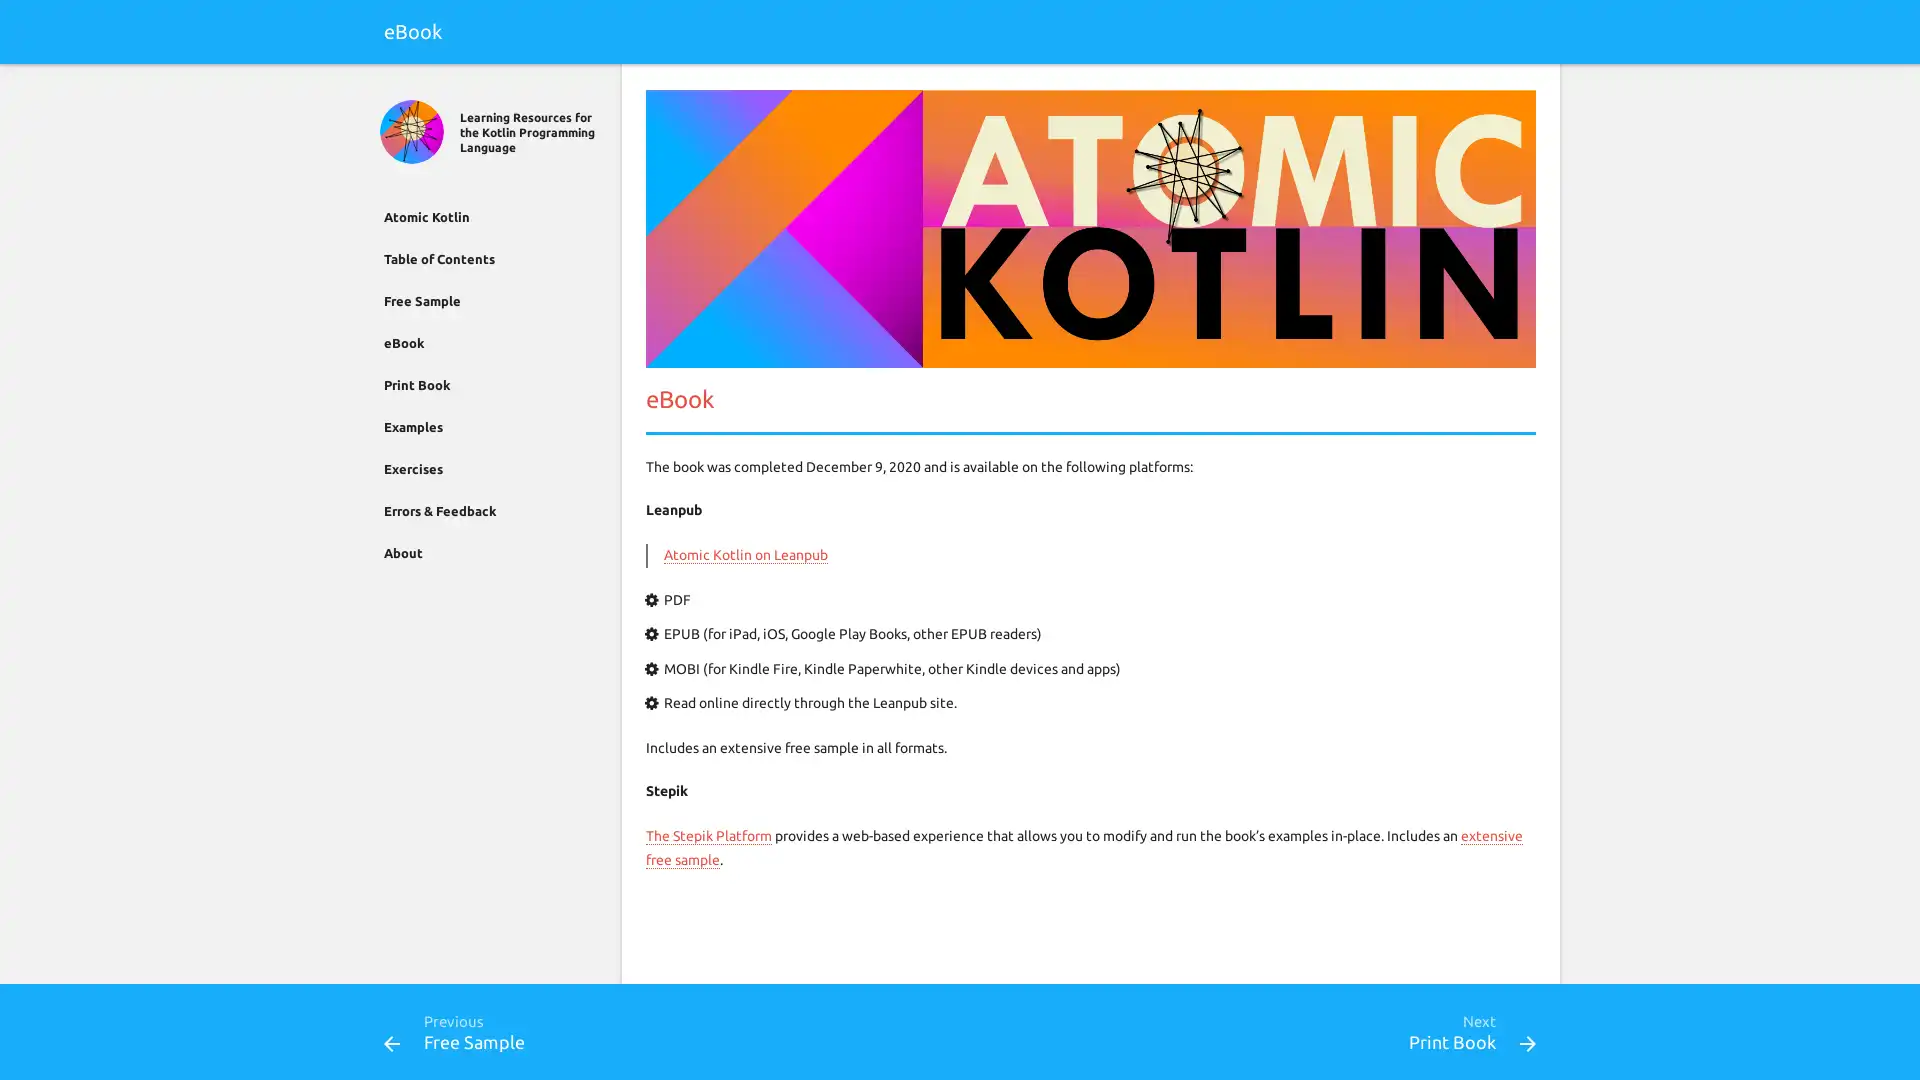  What do you see at coordinates (1526, 87) in the screenshot?
I see `Search` at bounding box center [1526, 87].